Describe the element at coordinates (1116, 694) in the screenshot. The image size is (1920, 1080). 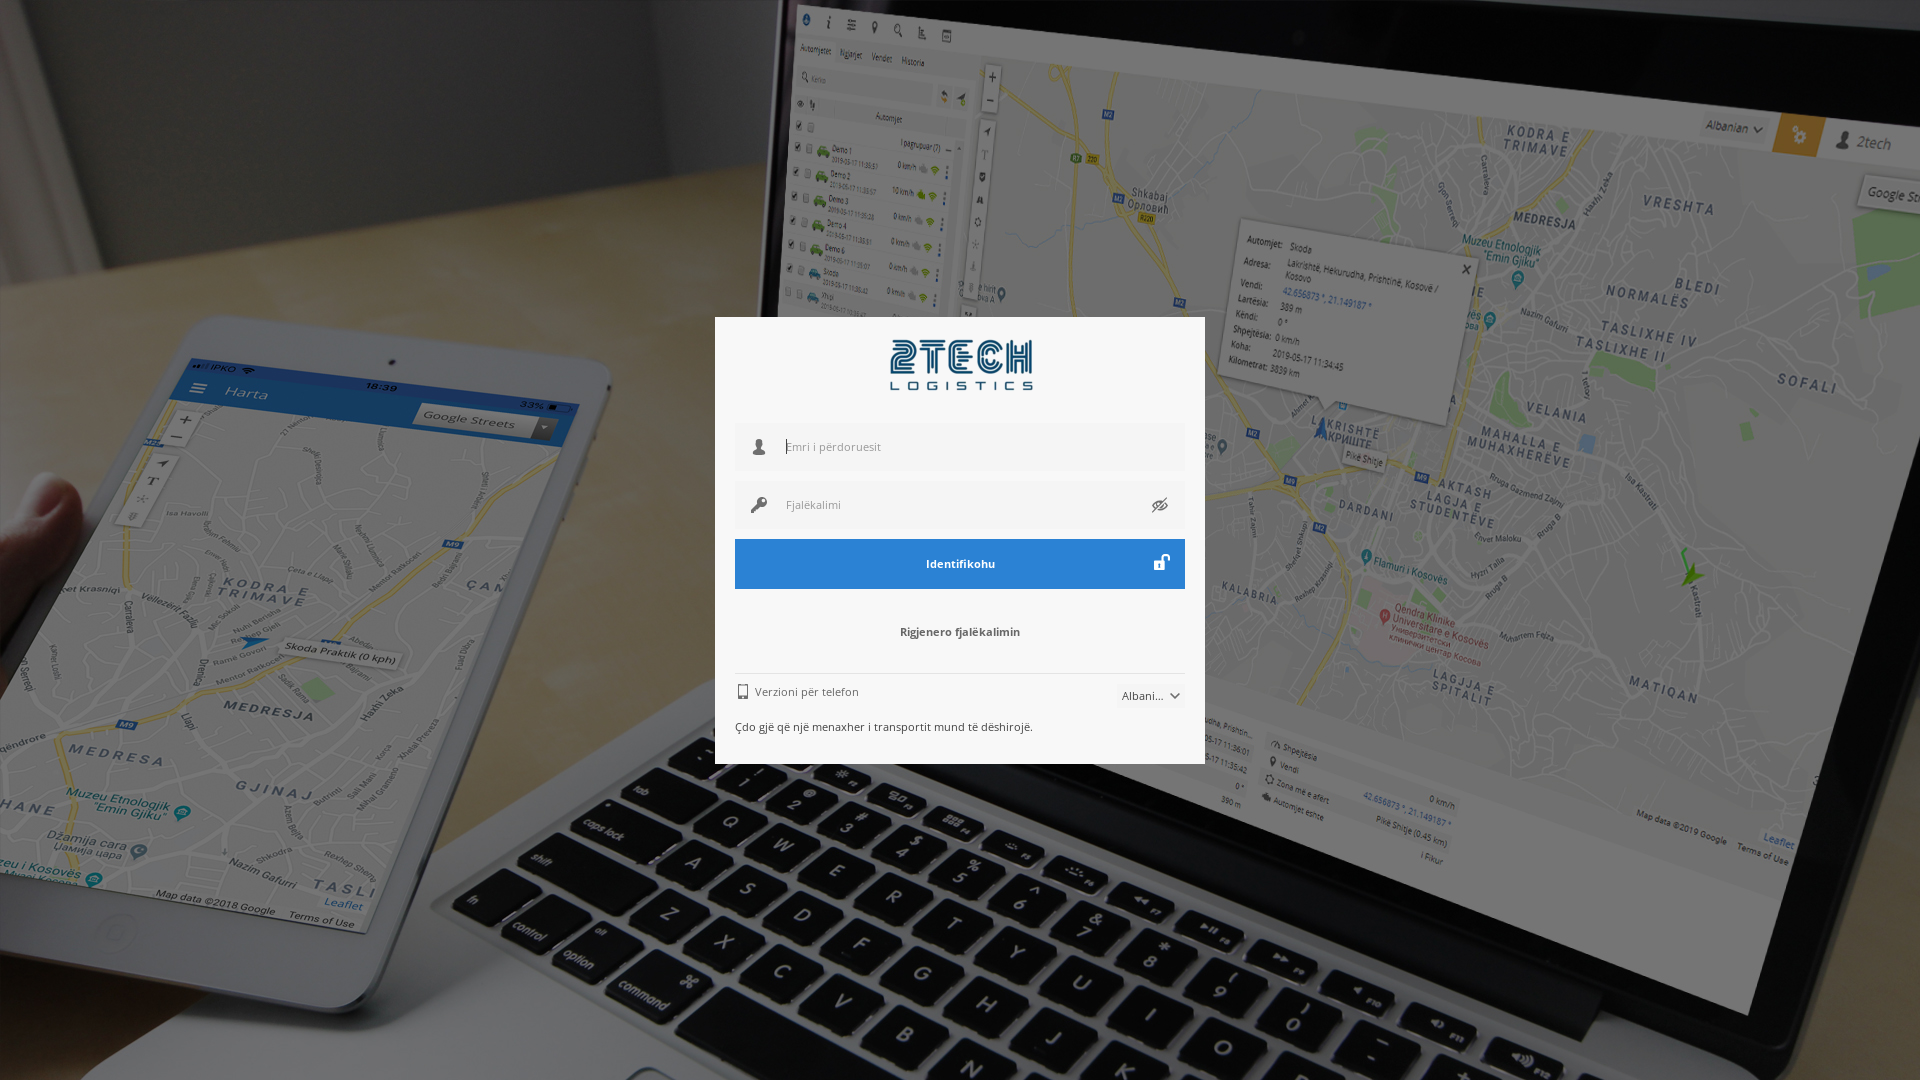
I see `'Albanian'` at that location.